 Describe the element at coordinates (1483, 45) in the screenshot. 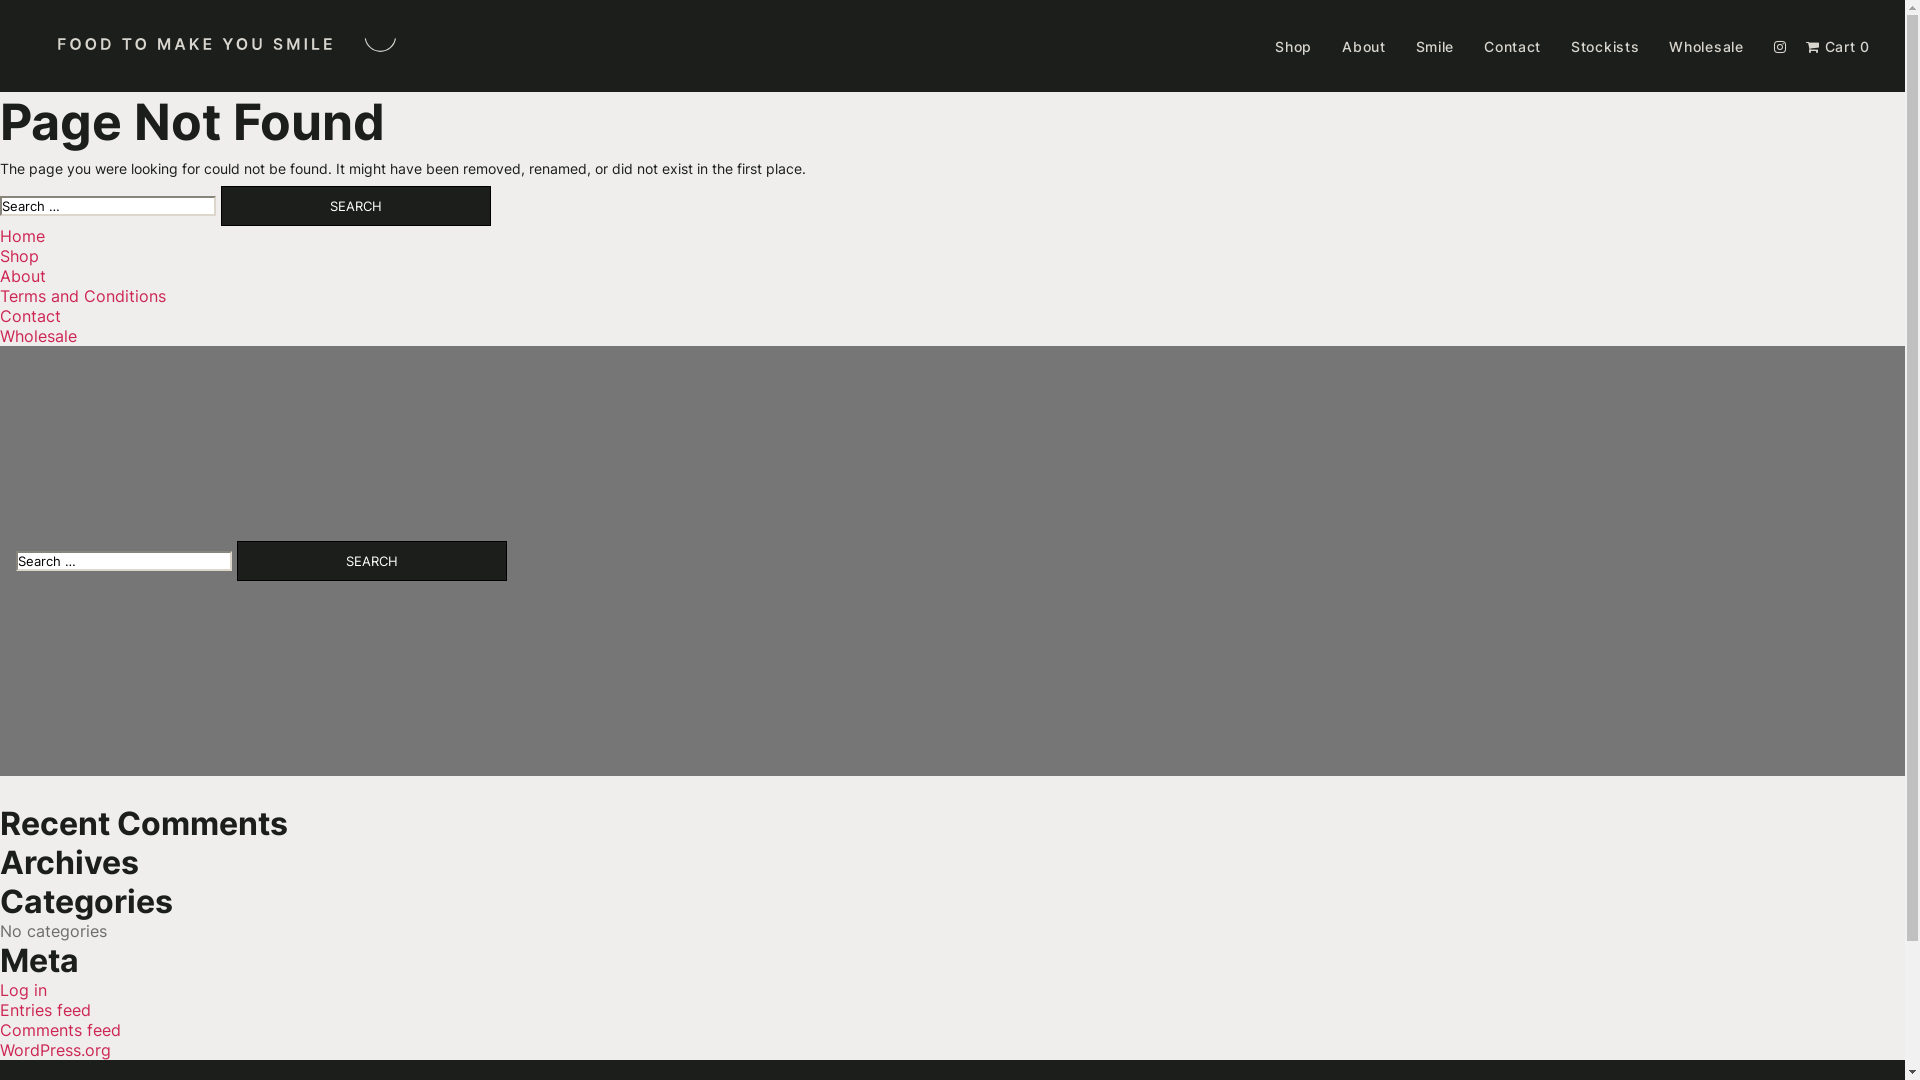

I see `'Contact'` at that location.